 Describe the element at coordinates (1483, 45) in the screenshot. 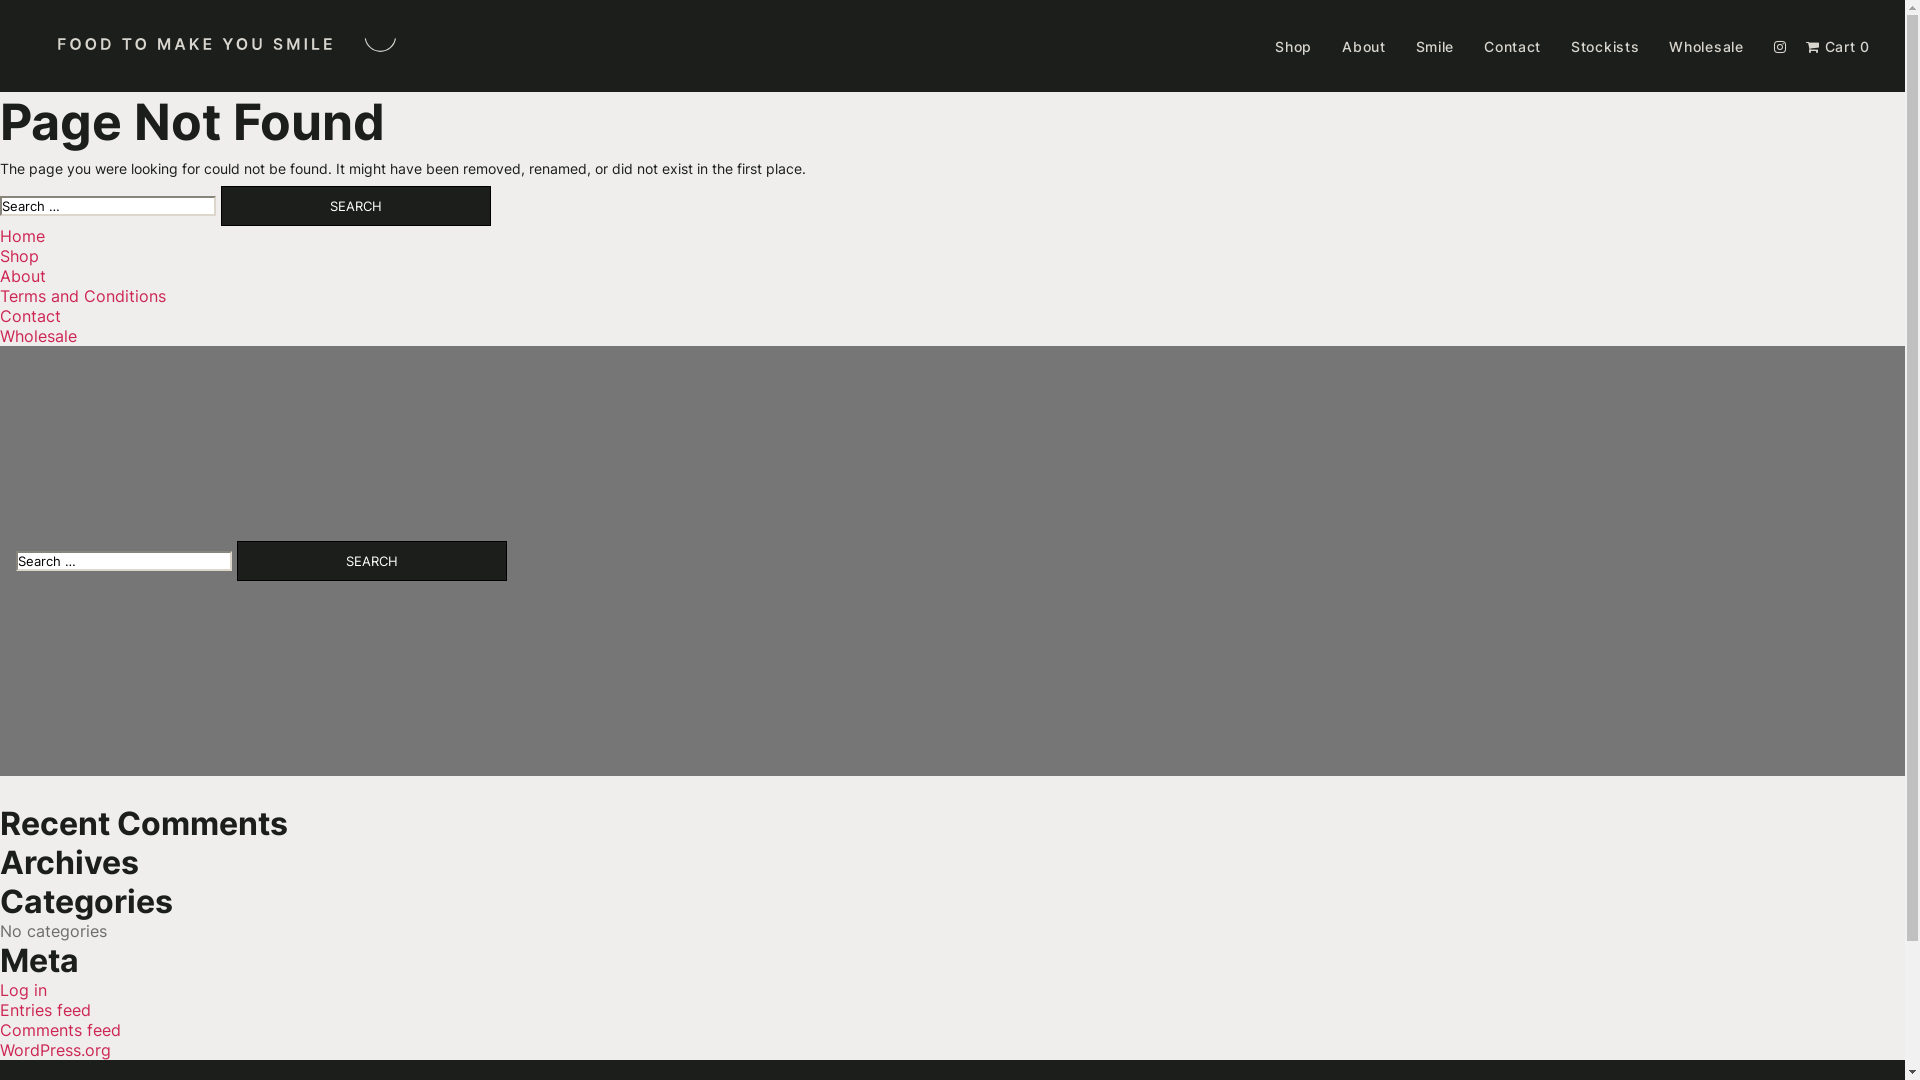

I see `'Contact'` at that location.